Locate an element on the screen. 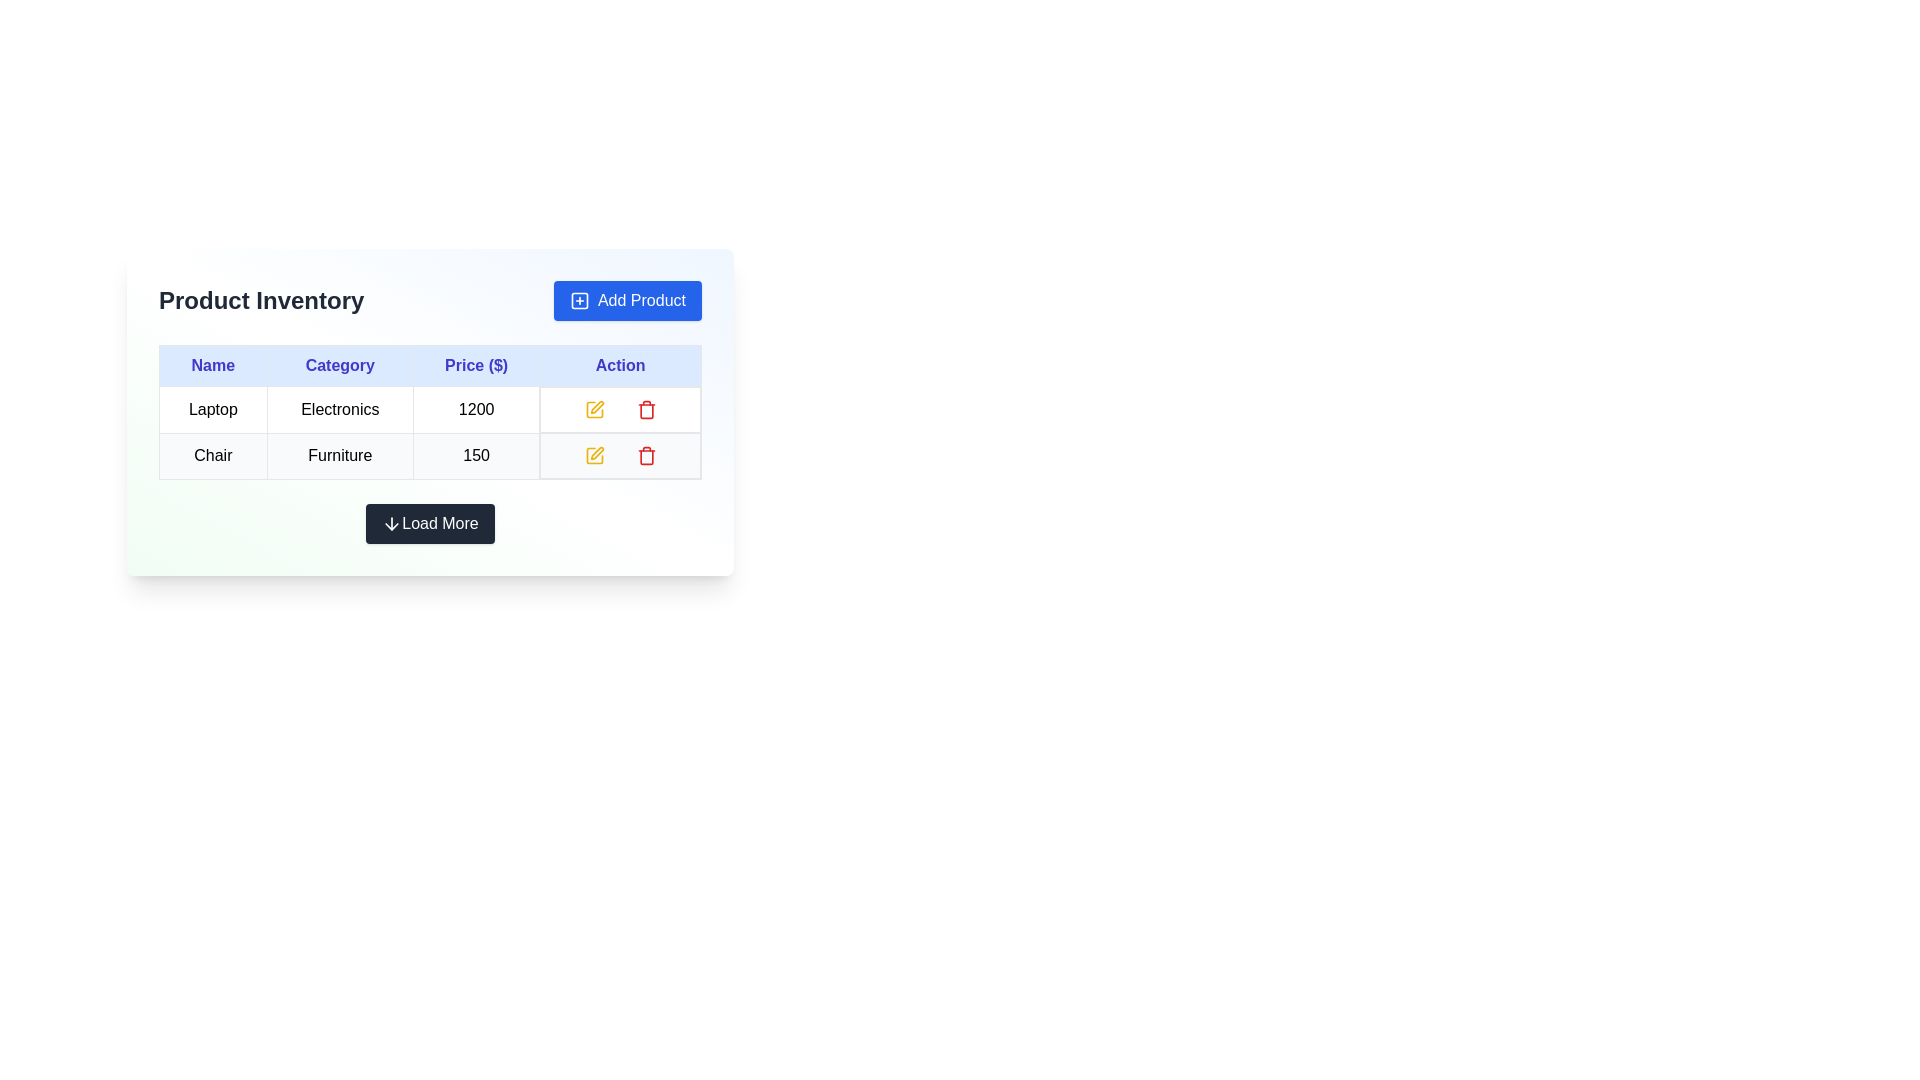 The image size is (1920, 1080). the price cell in the first row and third column of the inventory table, which displays the price of the corresponding item, next to the 'Electronics' text is located at coordinates (475, 408).